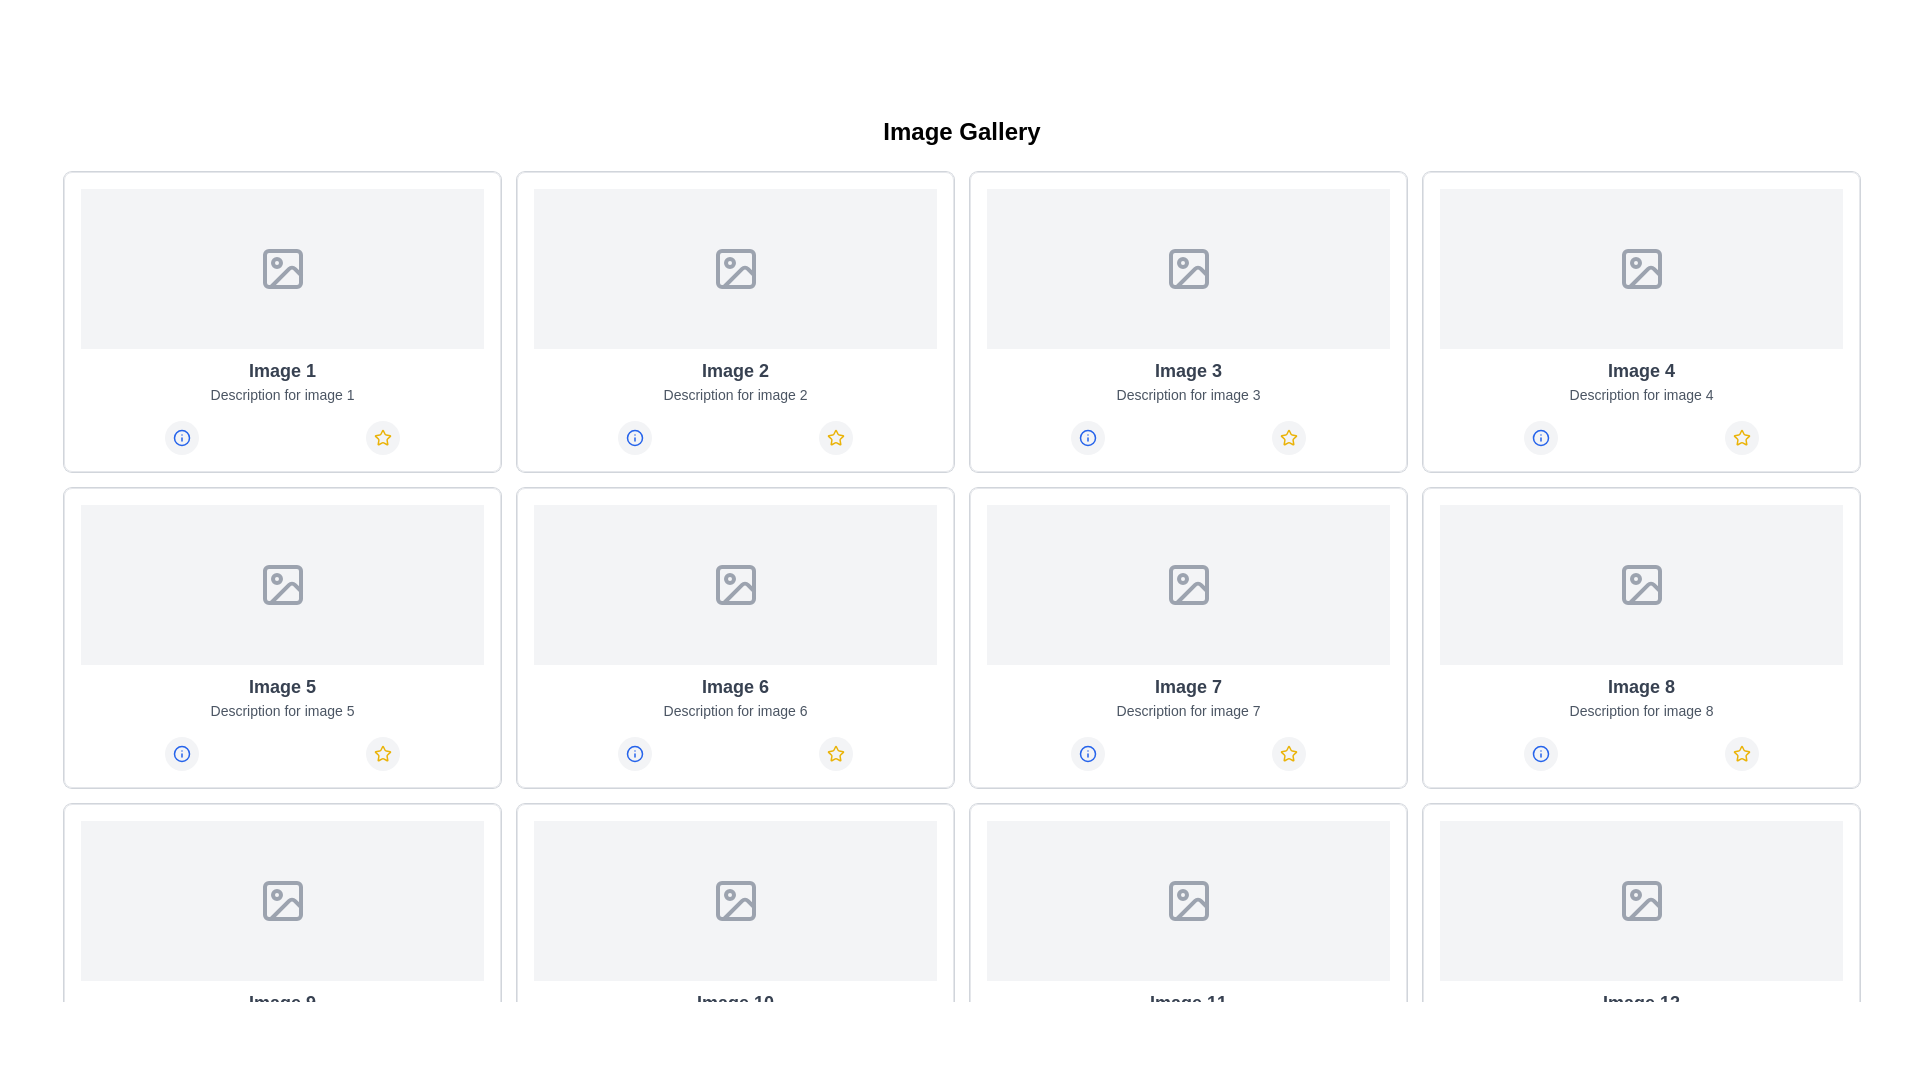  I want to click on the star icon button below 'Image 7' in the 'Image Gallery' section to rate it positively, so click(1289, 753).